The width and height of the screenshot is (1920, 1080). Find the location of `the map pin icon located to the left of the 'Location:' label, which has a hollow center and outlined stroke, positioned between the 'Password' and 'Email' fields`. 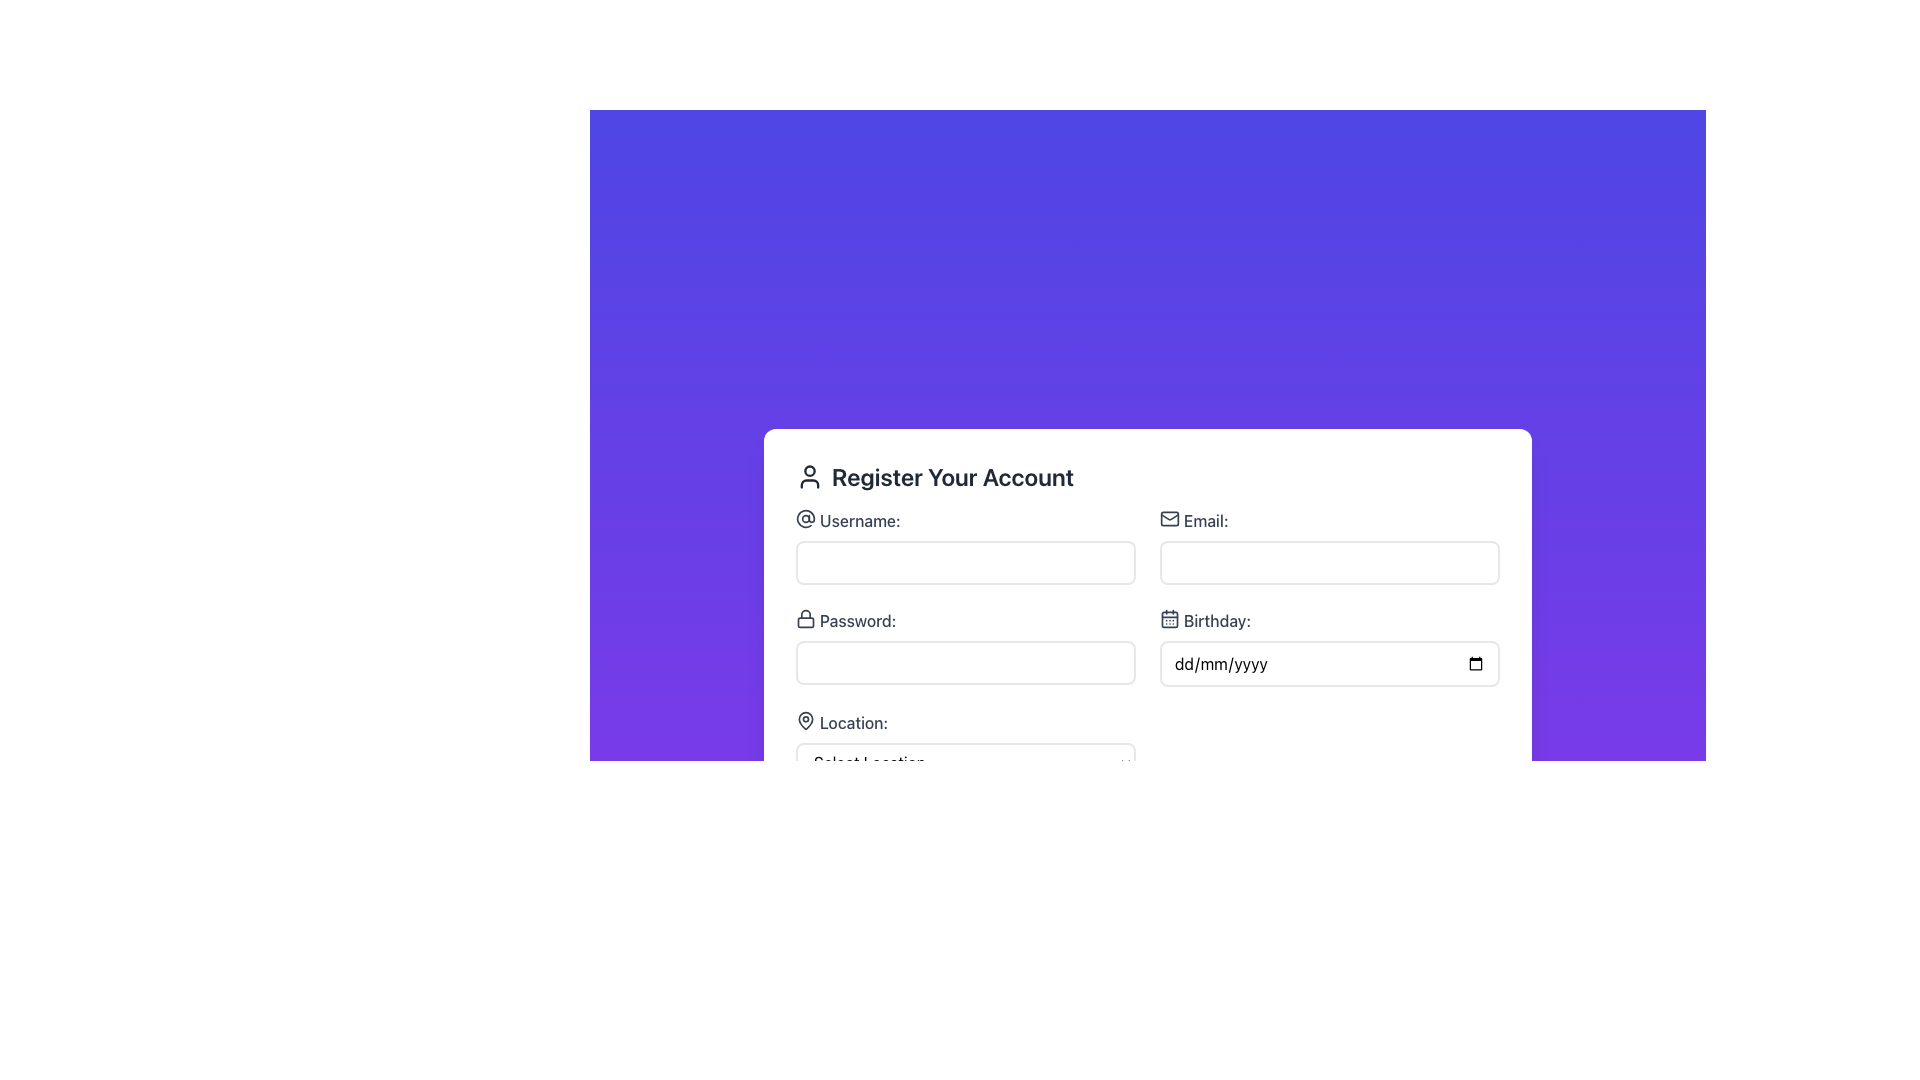

the map pin icon located to the left of the 'Location:' label, which has a hollow center and outlined stroke, positioned between the 'Password' and 'Email' fields is located at coordinates (806, 721).